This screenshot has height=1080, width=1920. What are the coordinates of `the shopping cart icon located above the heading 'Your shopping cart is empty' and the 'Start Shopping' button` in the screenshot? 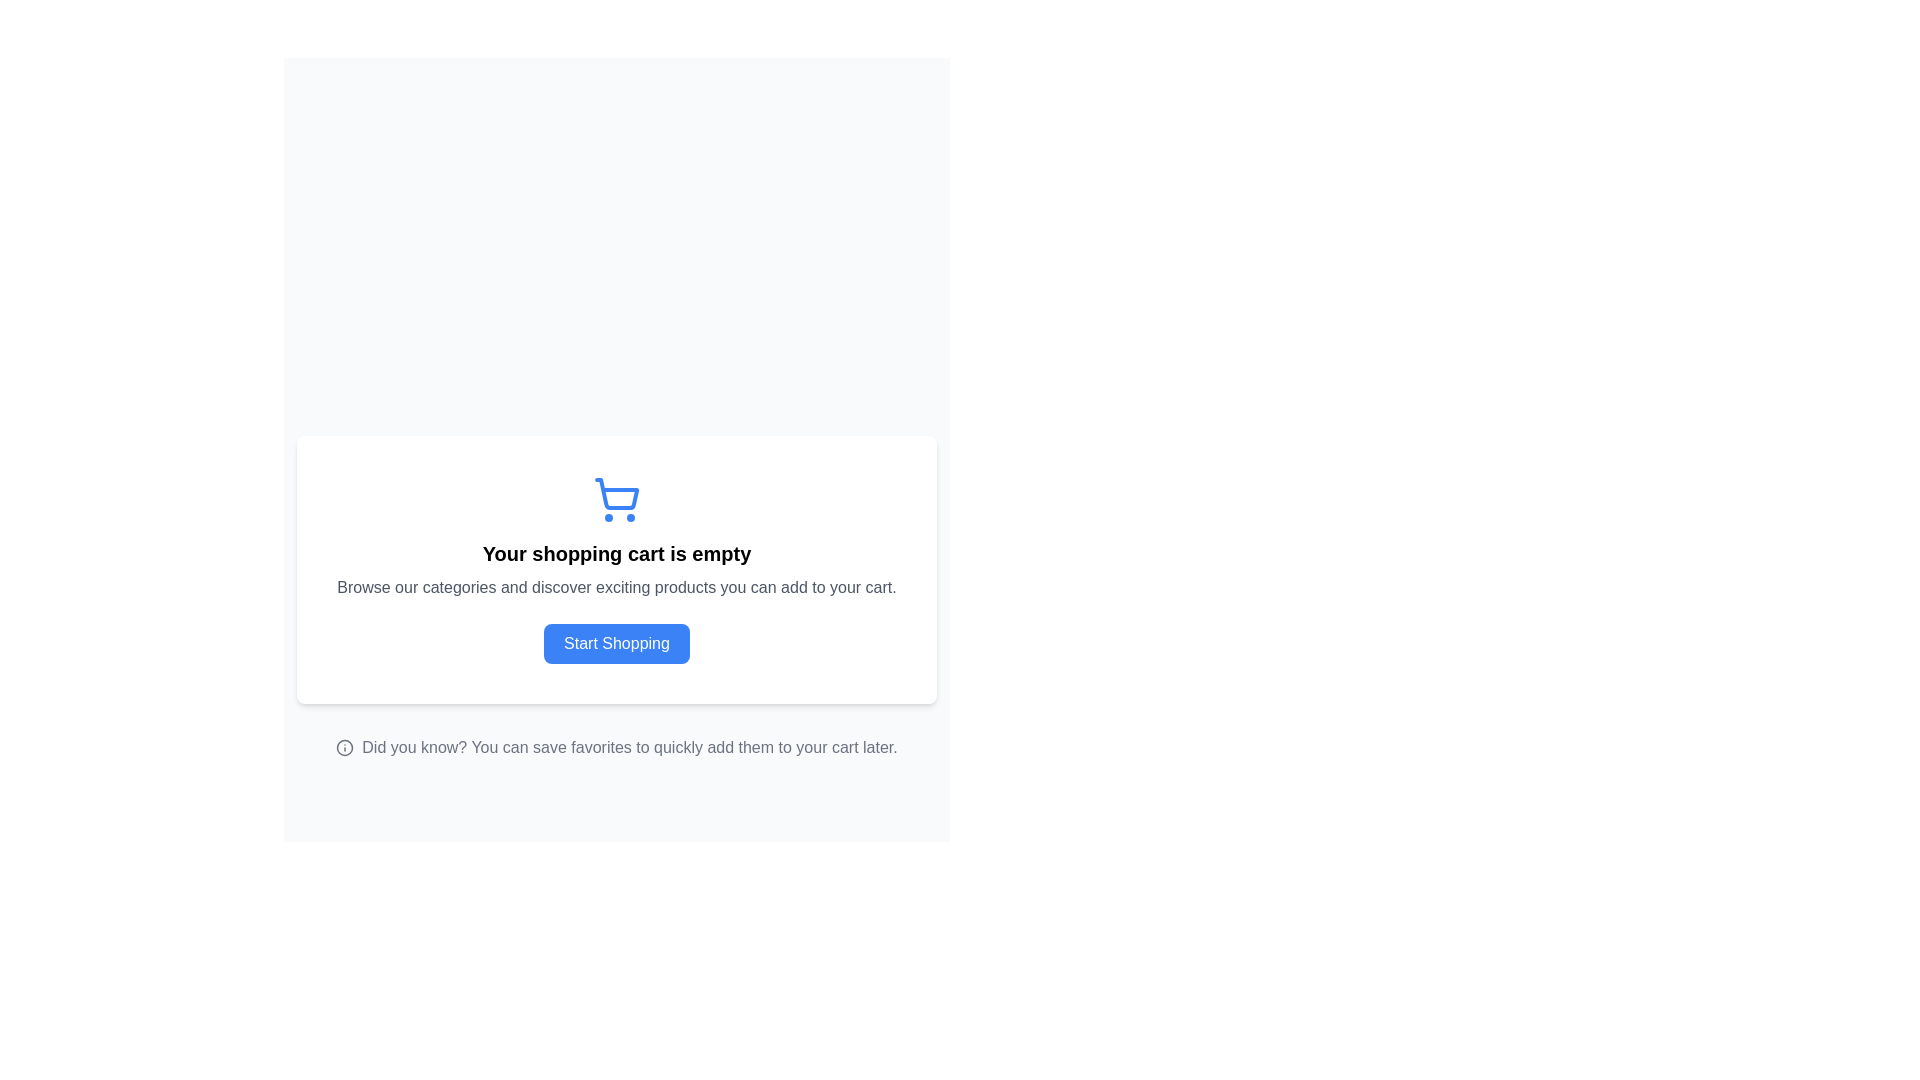 It's located at (616, 499).